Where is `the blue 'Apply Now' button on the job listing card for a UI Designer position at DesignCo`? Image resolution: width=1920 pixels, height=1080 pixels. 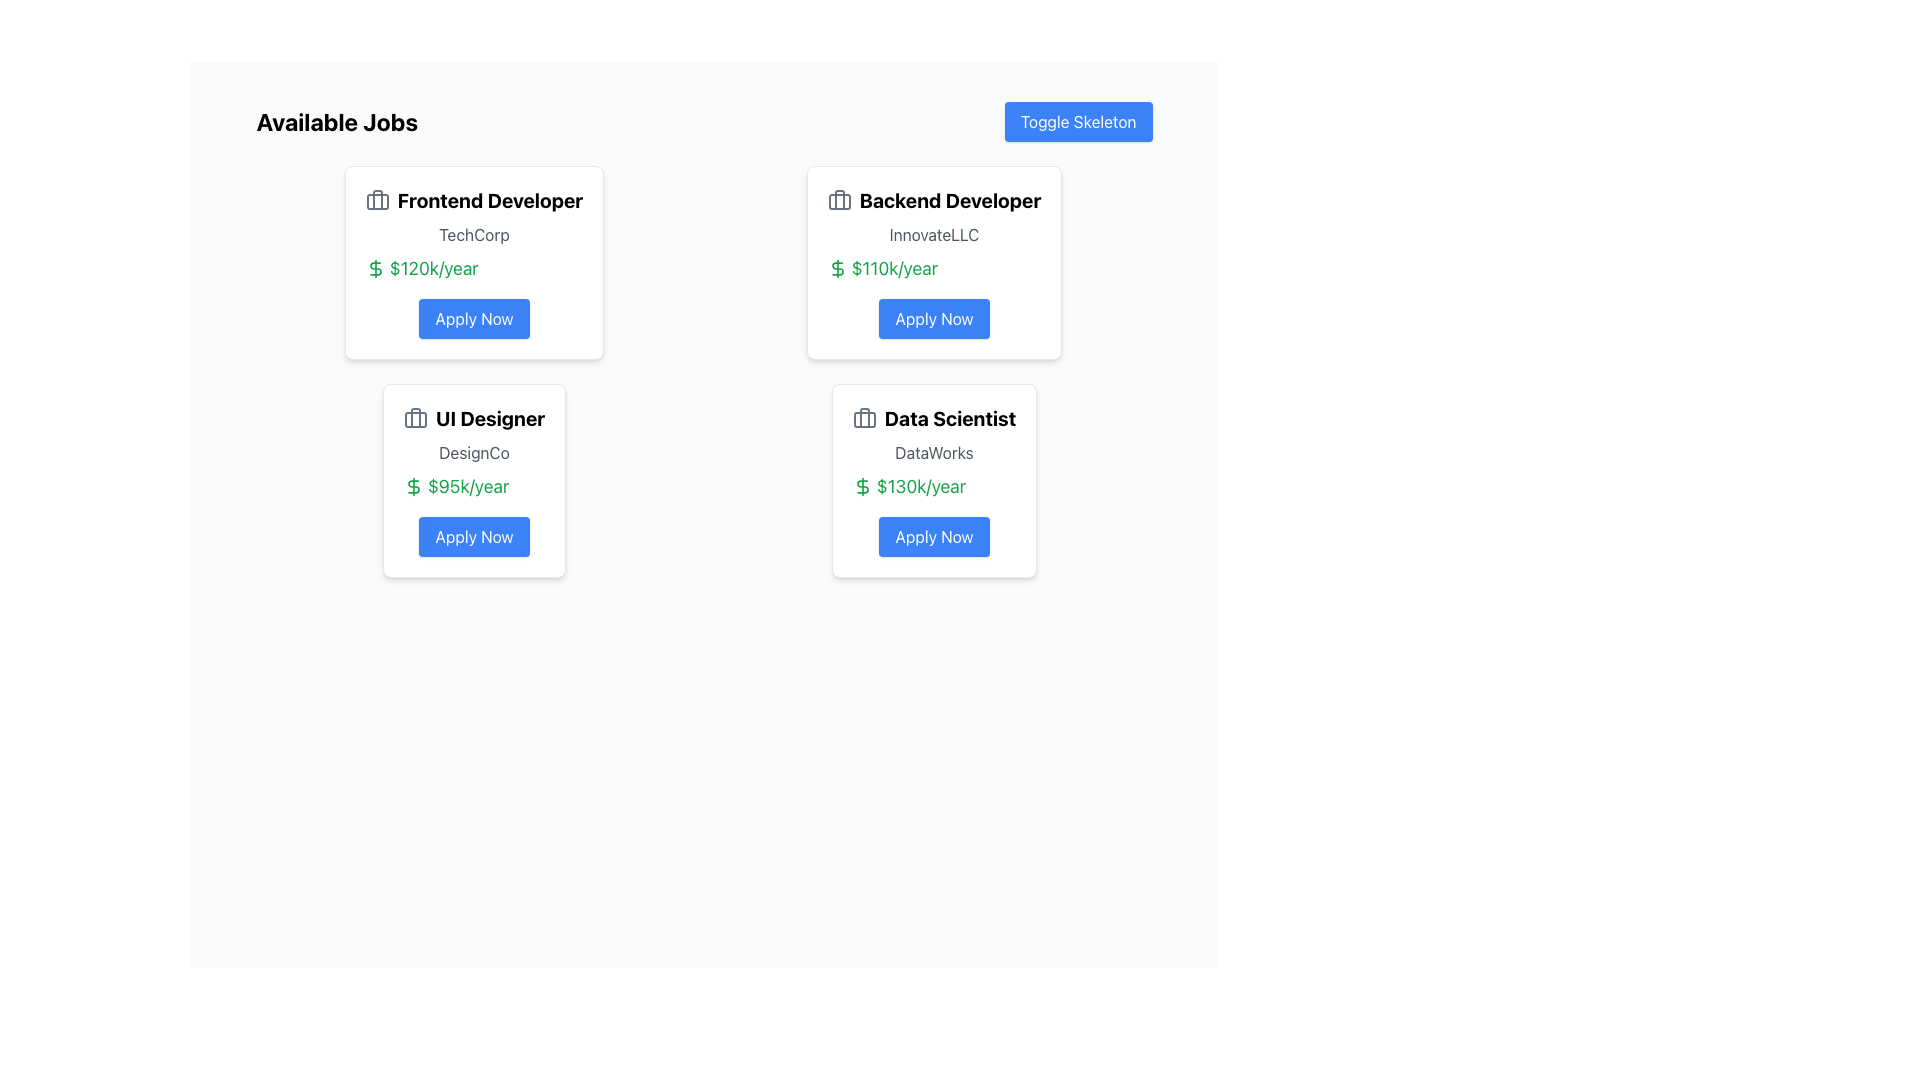 the blue 'Apply Now' button on the job listing card for a UI Designer position at DesignCo is located at coordinates (473, 535).